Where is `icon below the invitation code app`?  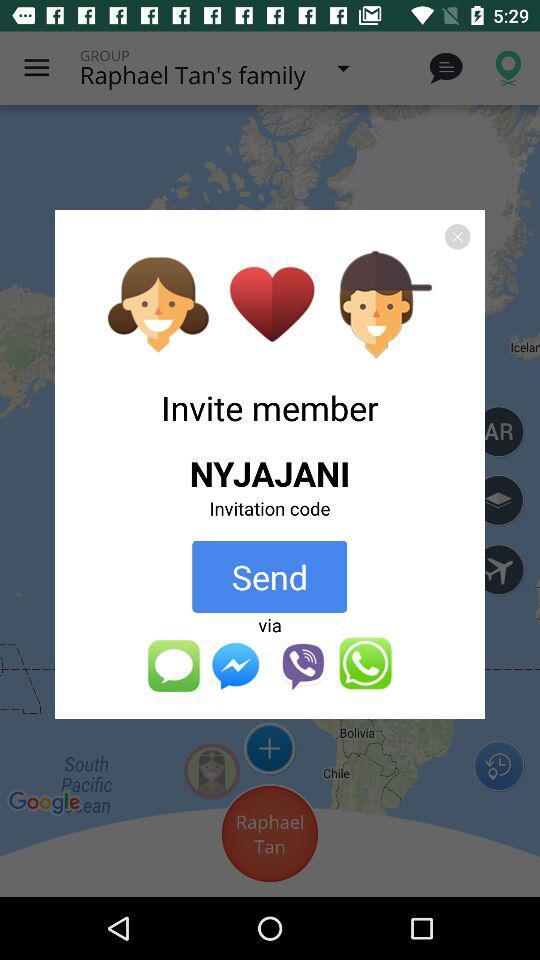 icon below the invitation code app is located at coordinates (269, 576).